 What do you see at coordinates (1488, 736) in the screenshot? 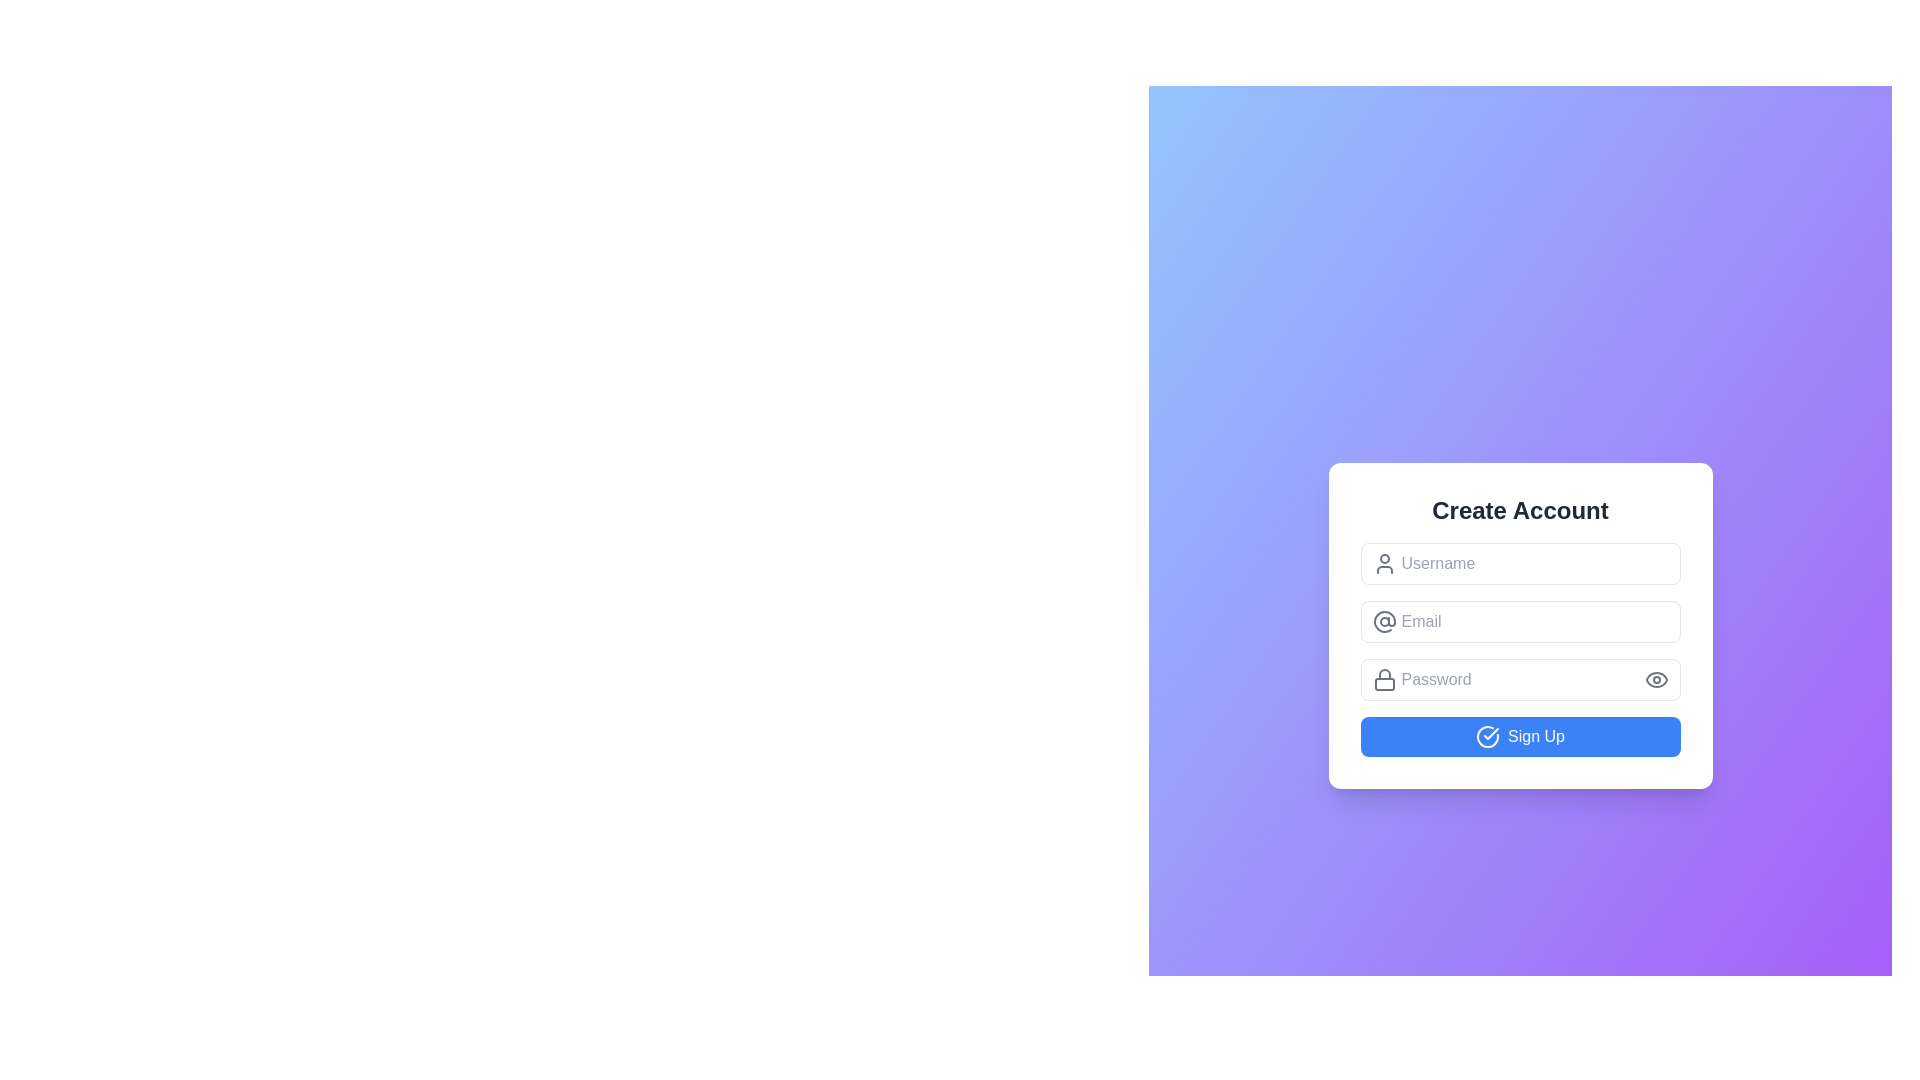
I see `the 'Sign Up' button by clicking on the decorative icon located to the left of the text 'Sign Up'` at bounding box center [1488, 736].